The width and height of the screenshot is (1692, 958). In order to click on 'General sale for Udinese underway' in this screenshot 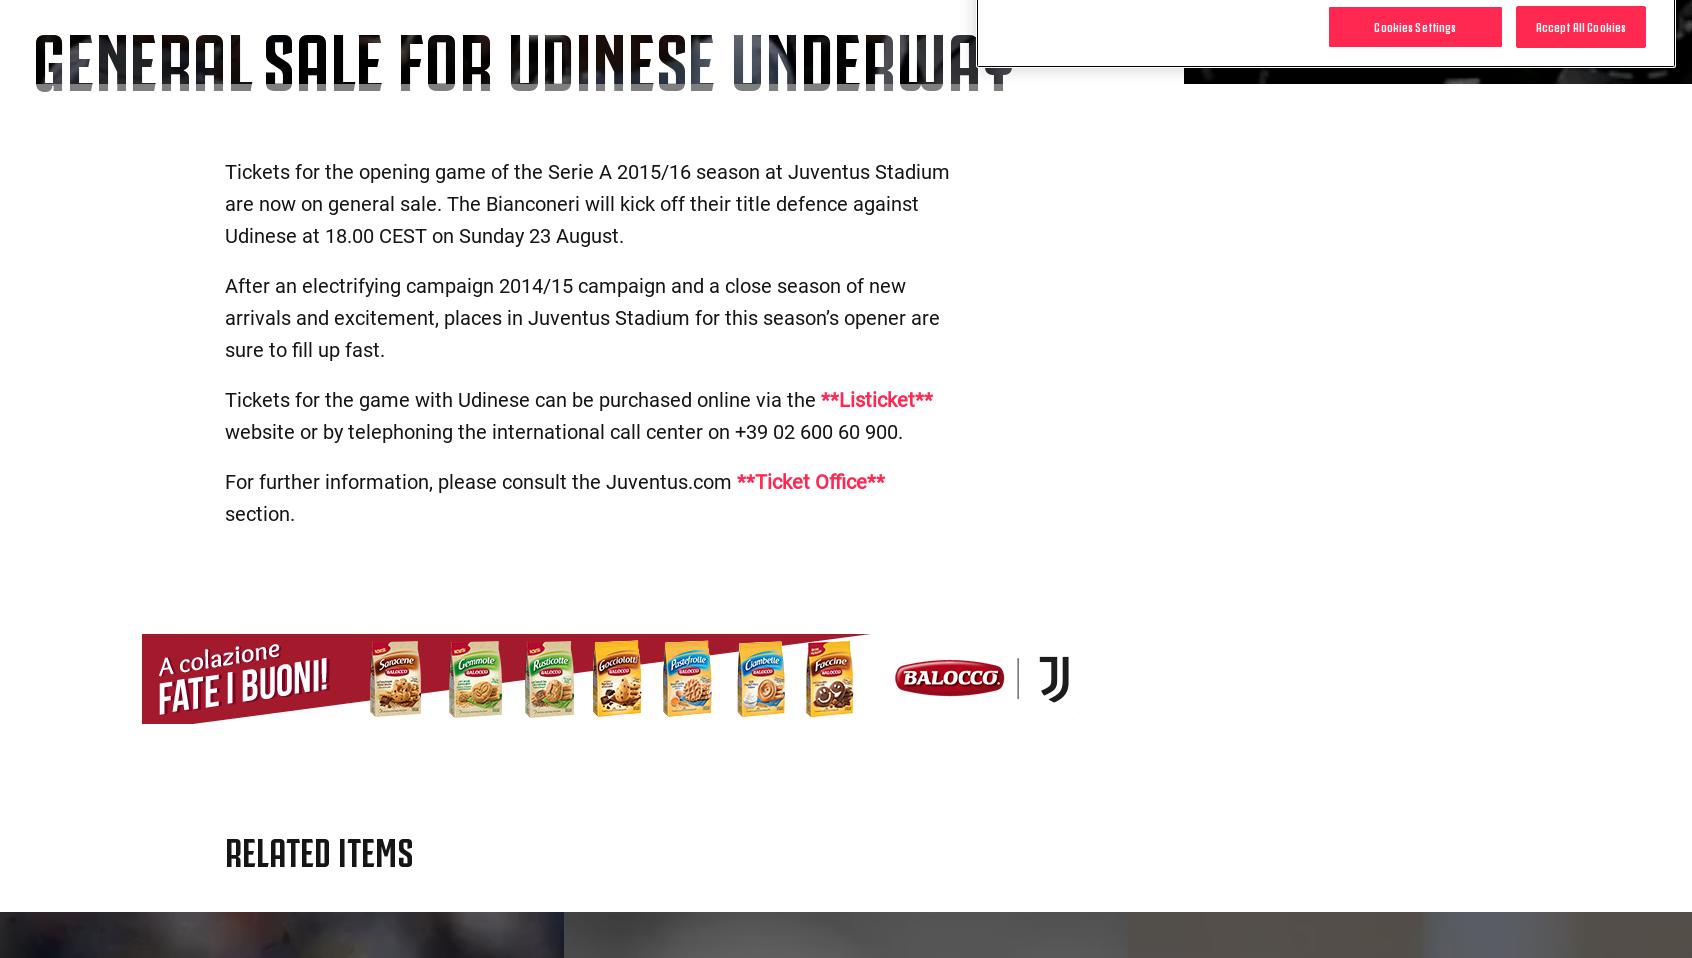, I will do `click(522, 53)`.